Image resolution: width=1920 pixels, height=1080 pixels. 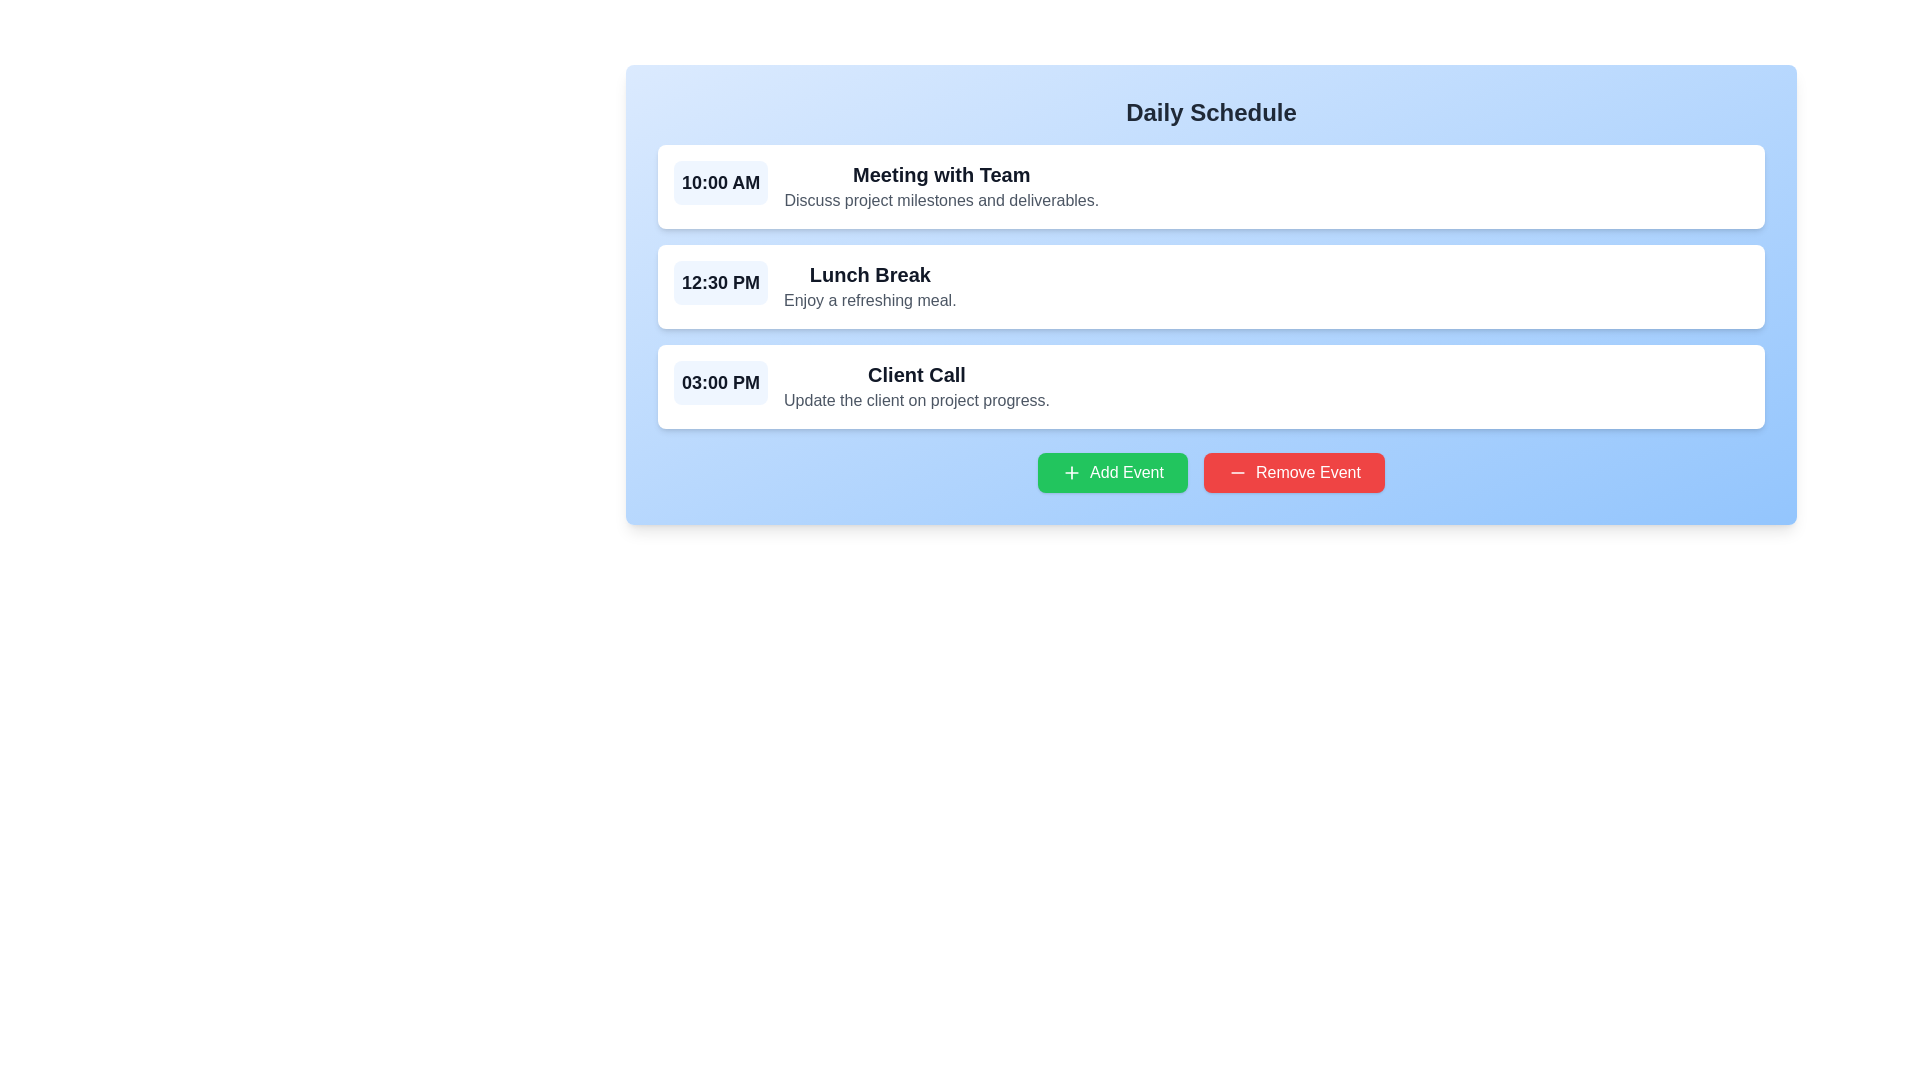 I want to click on text block titled 'Client Call' that provides an update on project progress, located to the right of the time label for '03:00 PM', so click(x=915, y=386).